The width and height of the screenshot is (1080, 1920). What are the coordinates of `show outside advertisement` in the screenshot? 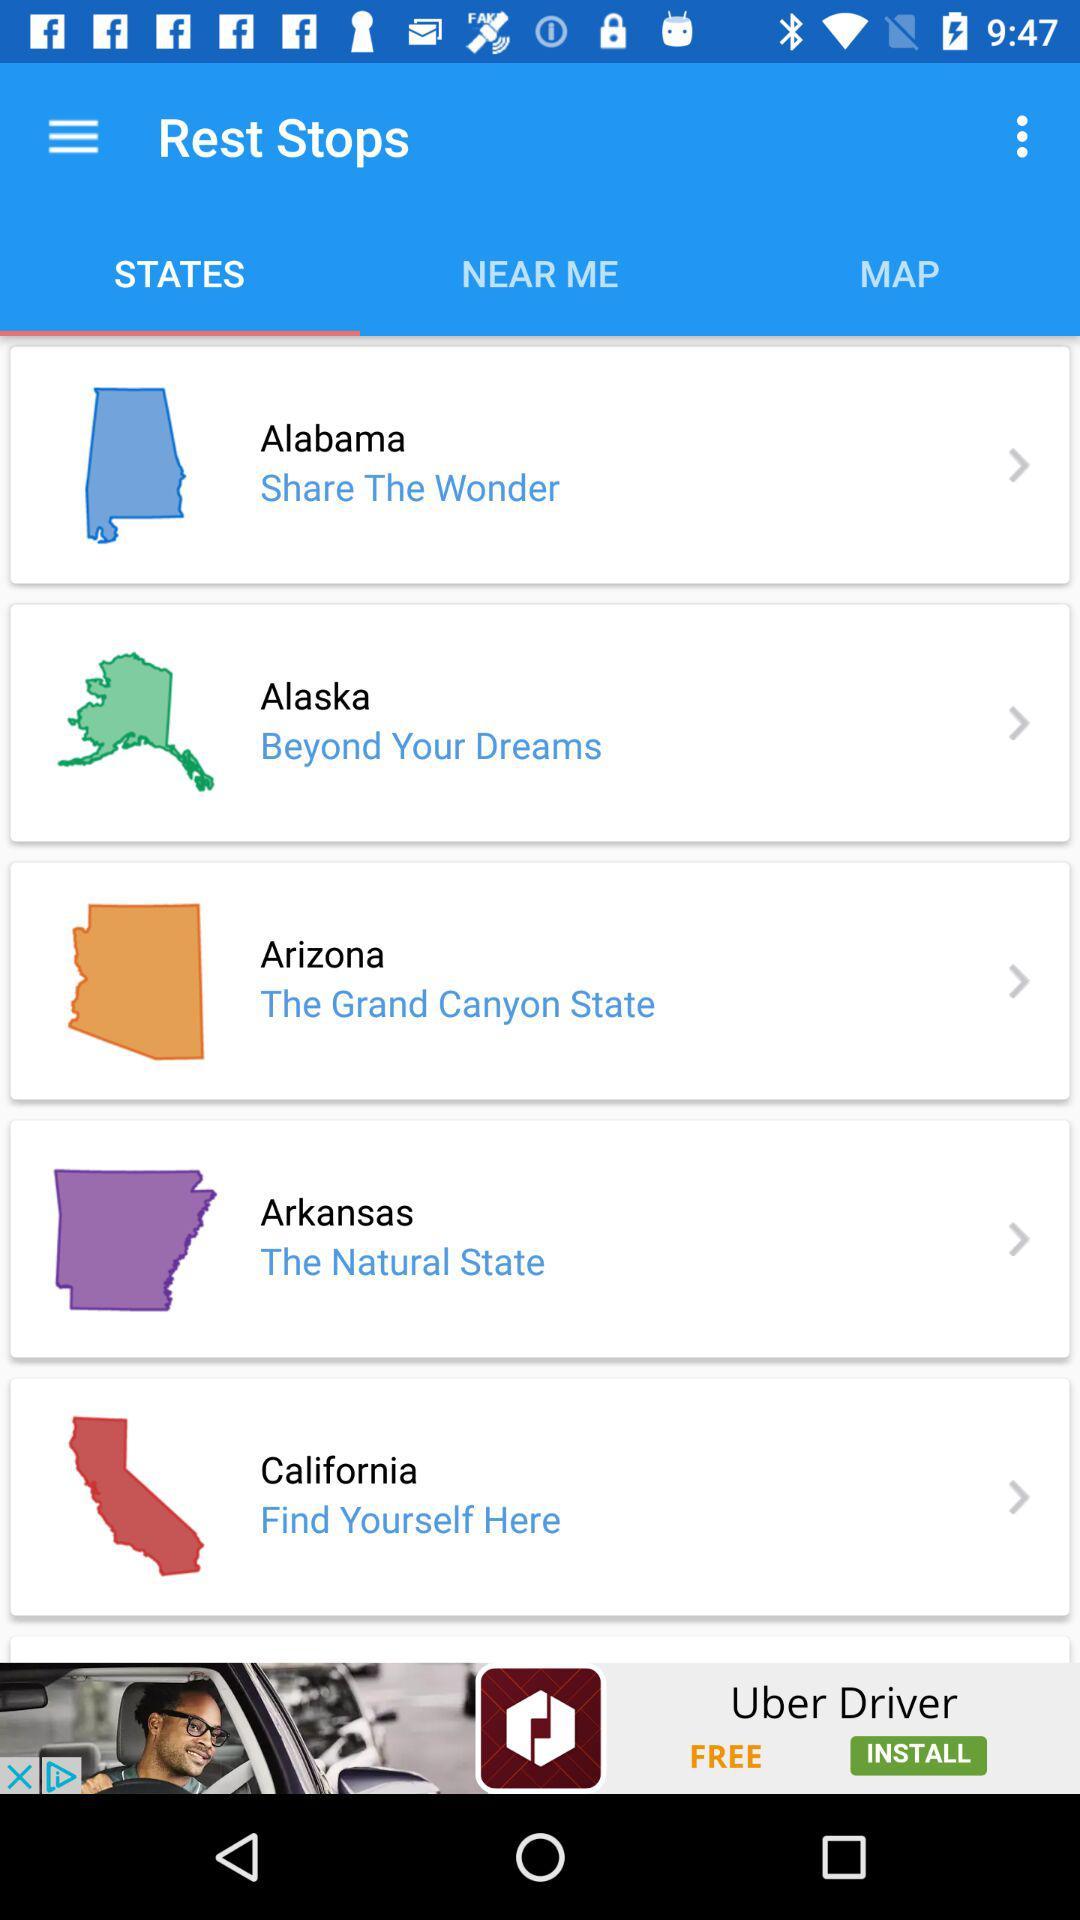 It's located at (540, 1727).